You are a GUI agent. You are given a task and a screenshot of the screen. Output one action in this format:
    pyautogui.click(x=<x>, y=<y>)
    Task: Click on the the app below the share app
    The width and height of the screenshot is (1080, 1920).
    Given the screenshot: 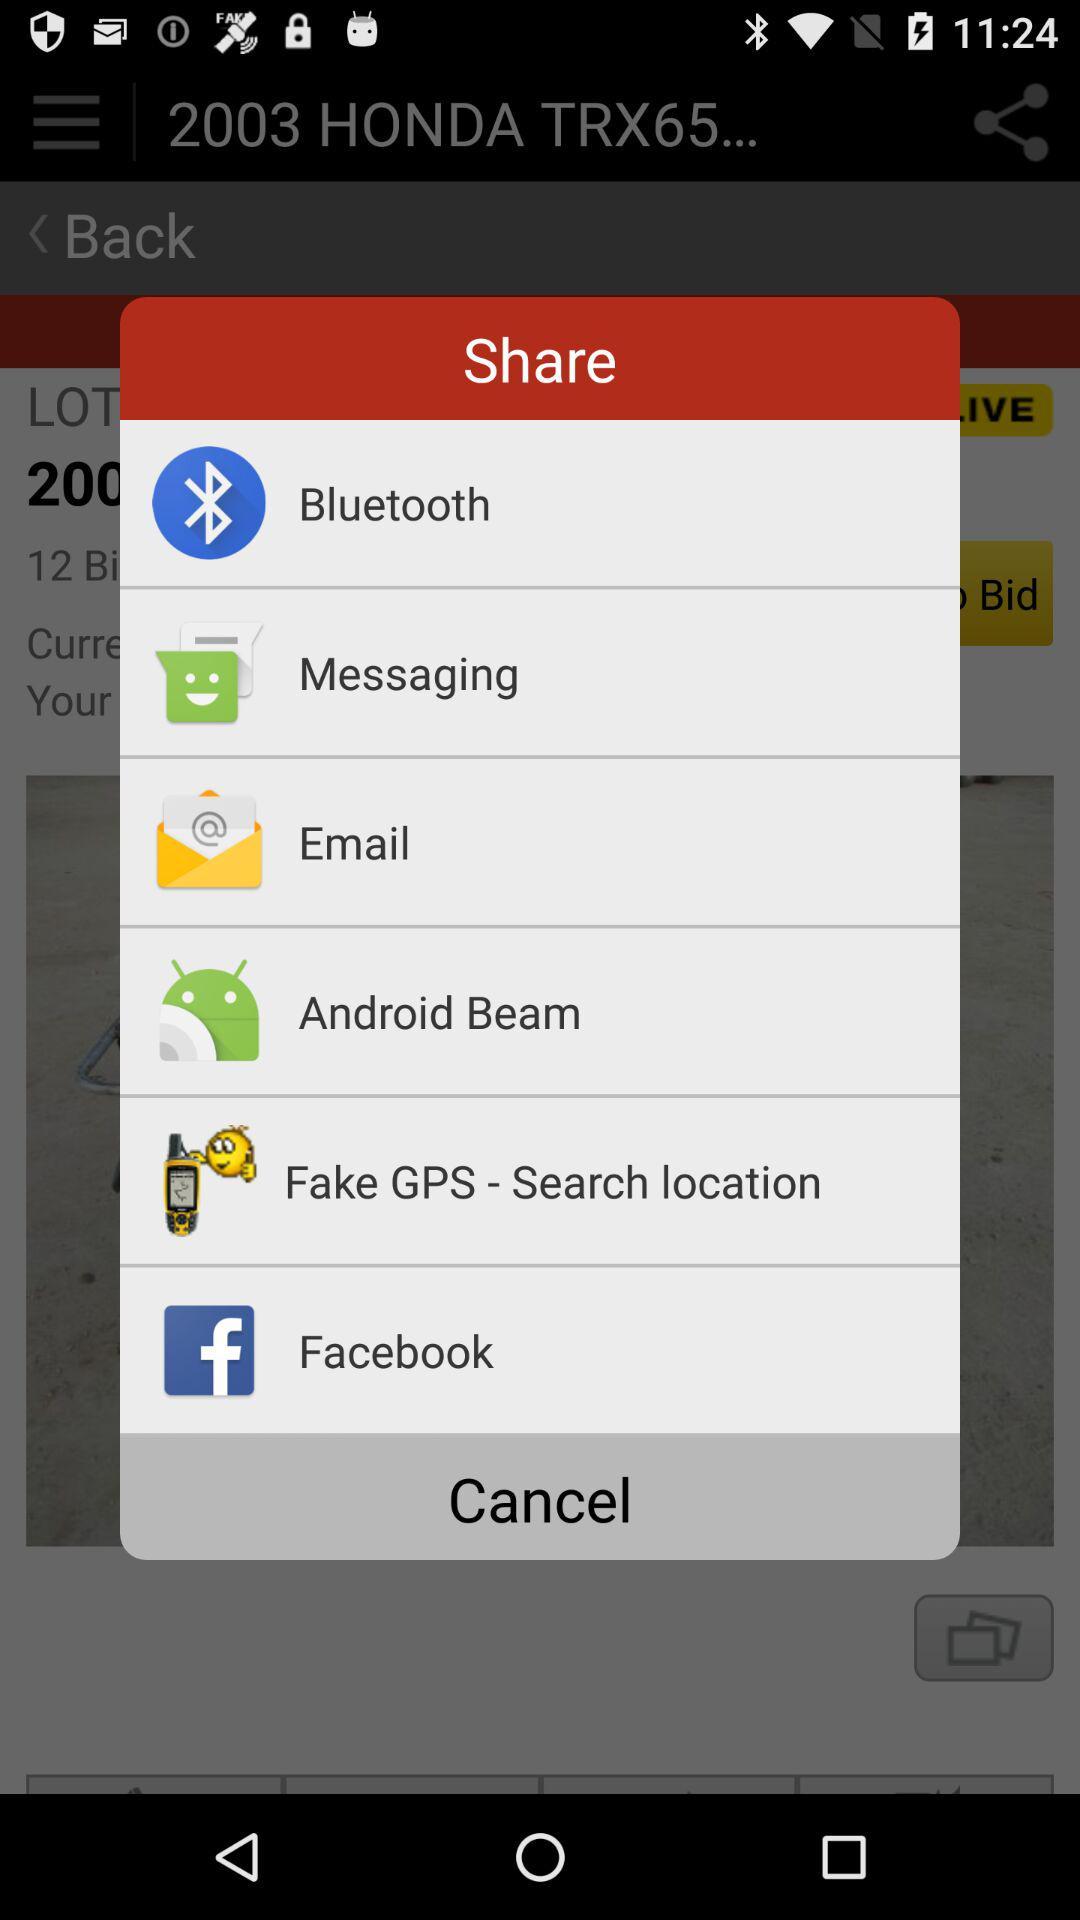 What is the action you would take?
    pyautogui.click(x=628, y=502)
    